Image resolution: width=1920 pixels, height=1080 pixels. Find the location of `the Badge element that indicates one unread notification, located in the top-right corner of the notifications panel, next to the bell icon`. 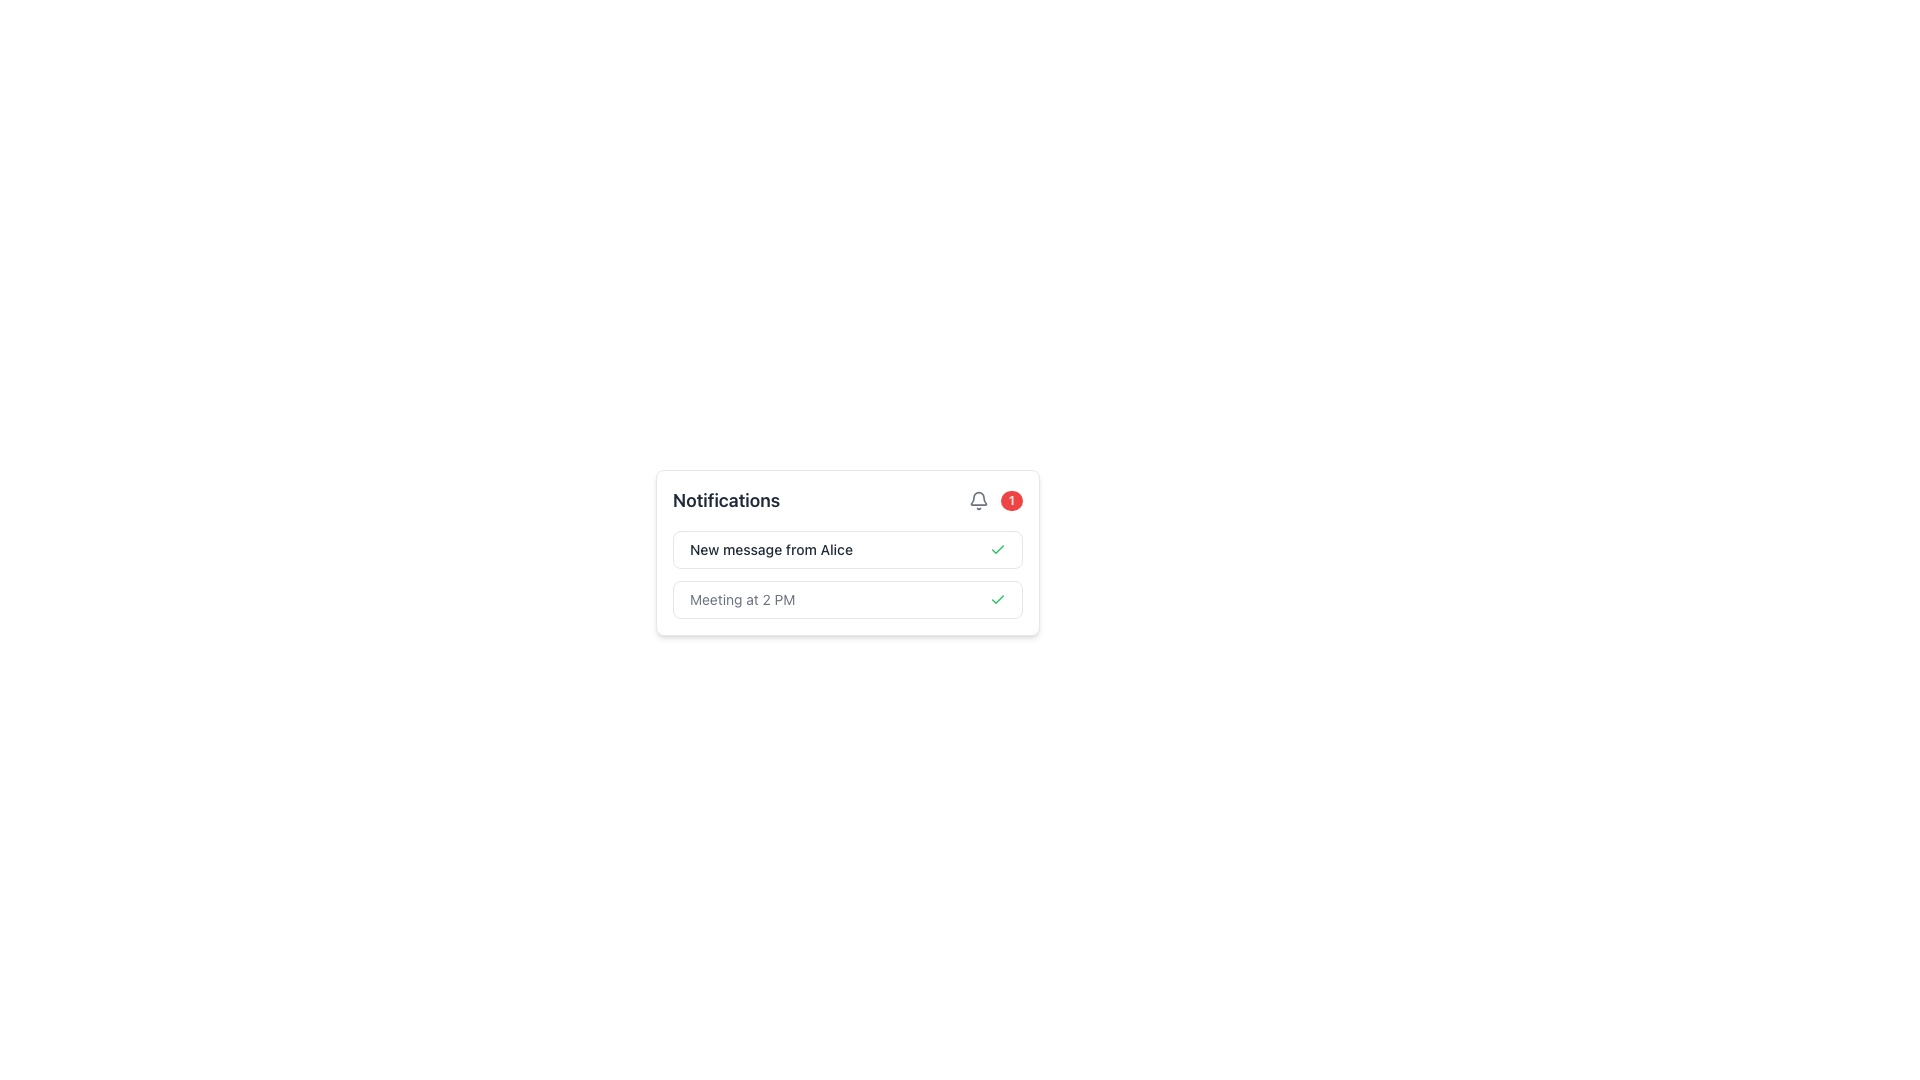

the Badge element that indicates one unread notification, located in the top-right corner of the notifications panel, next to the bell icon is located at coordinates (1011, 500).